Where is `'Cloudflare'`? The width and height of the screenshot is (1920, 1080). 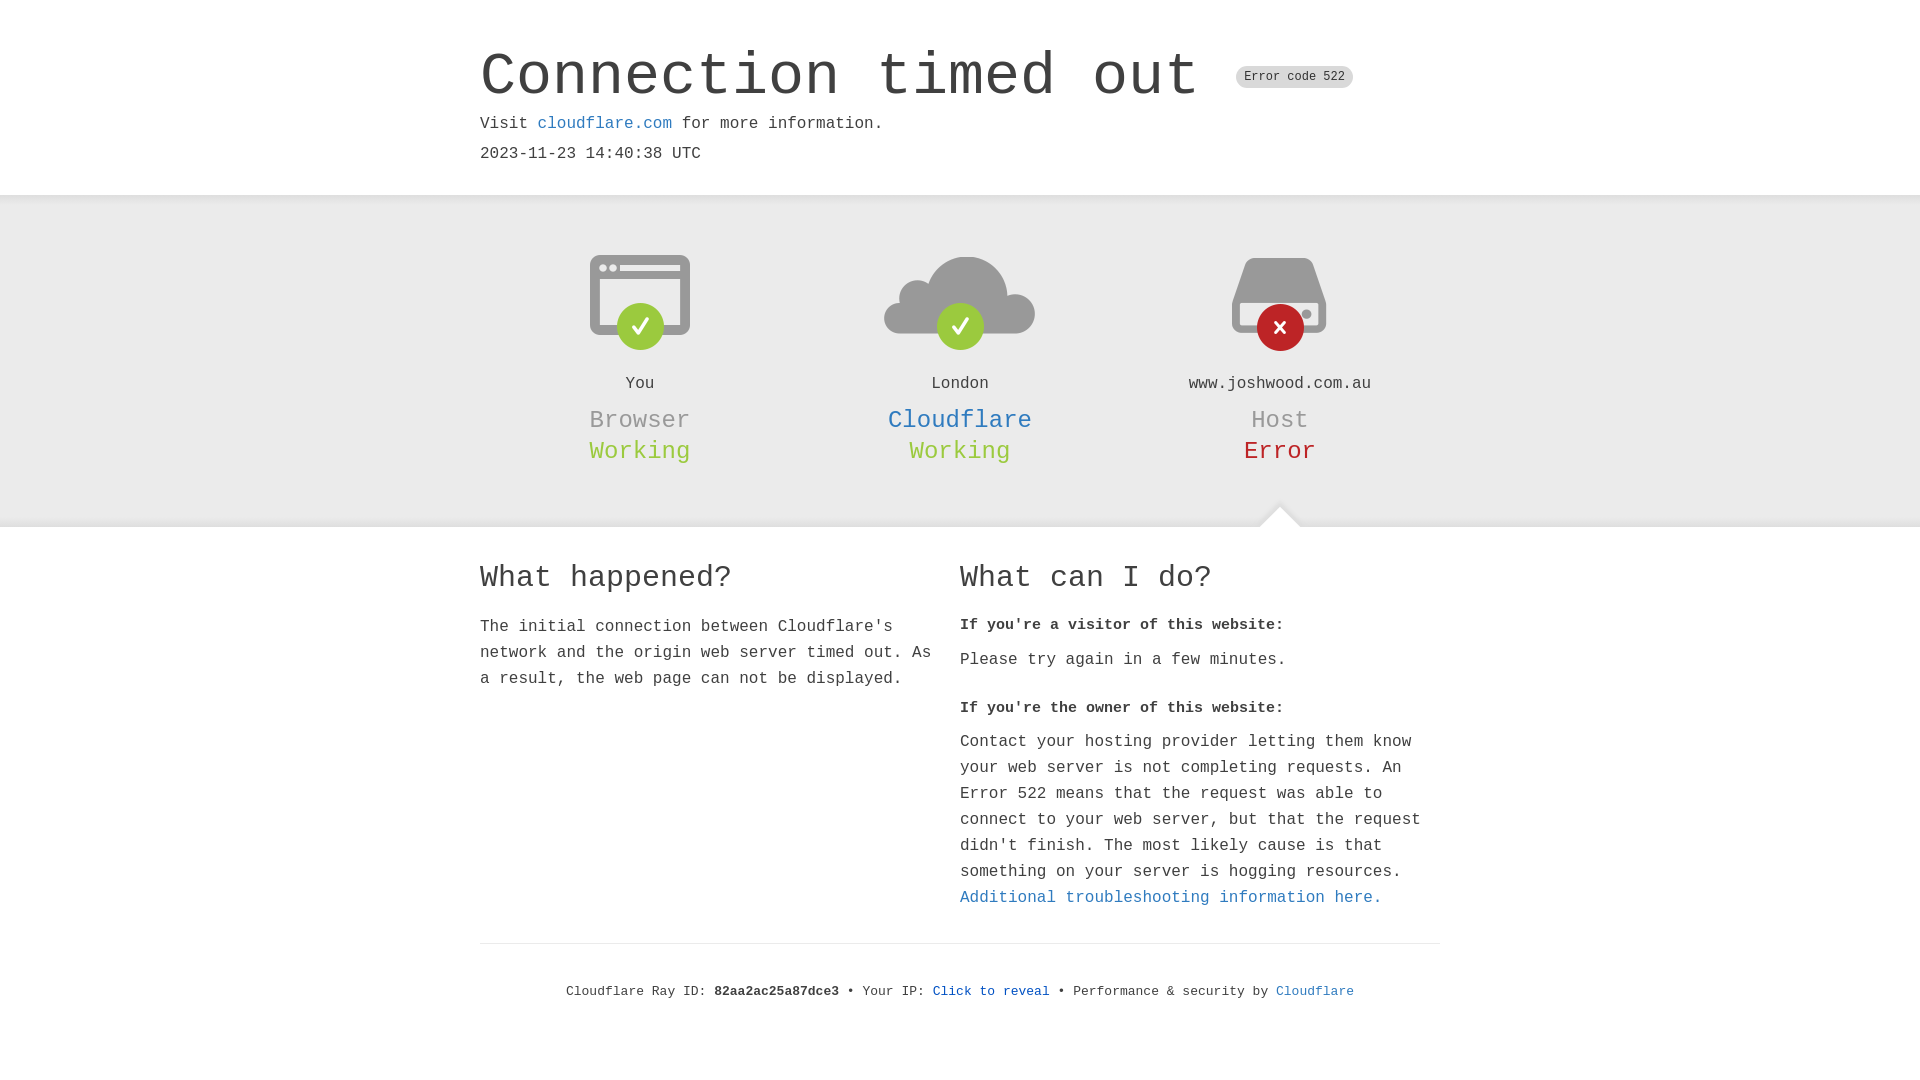
'Cloudflare' is located at coordinates (887, 419).